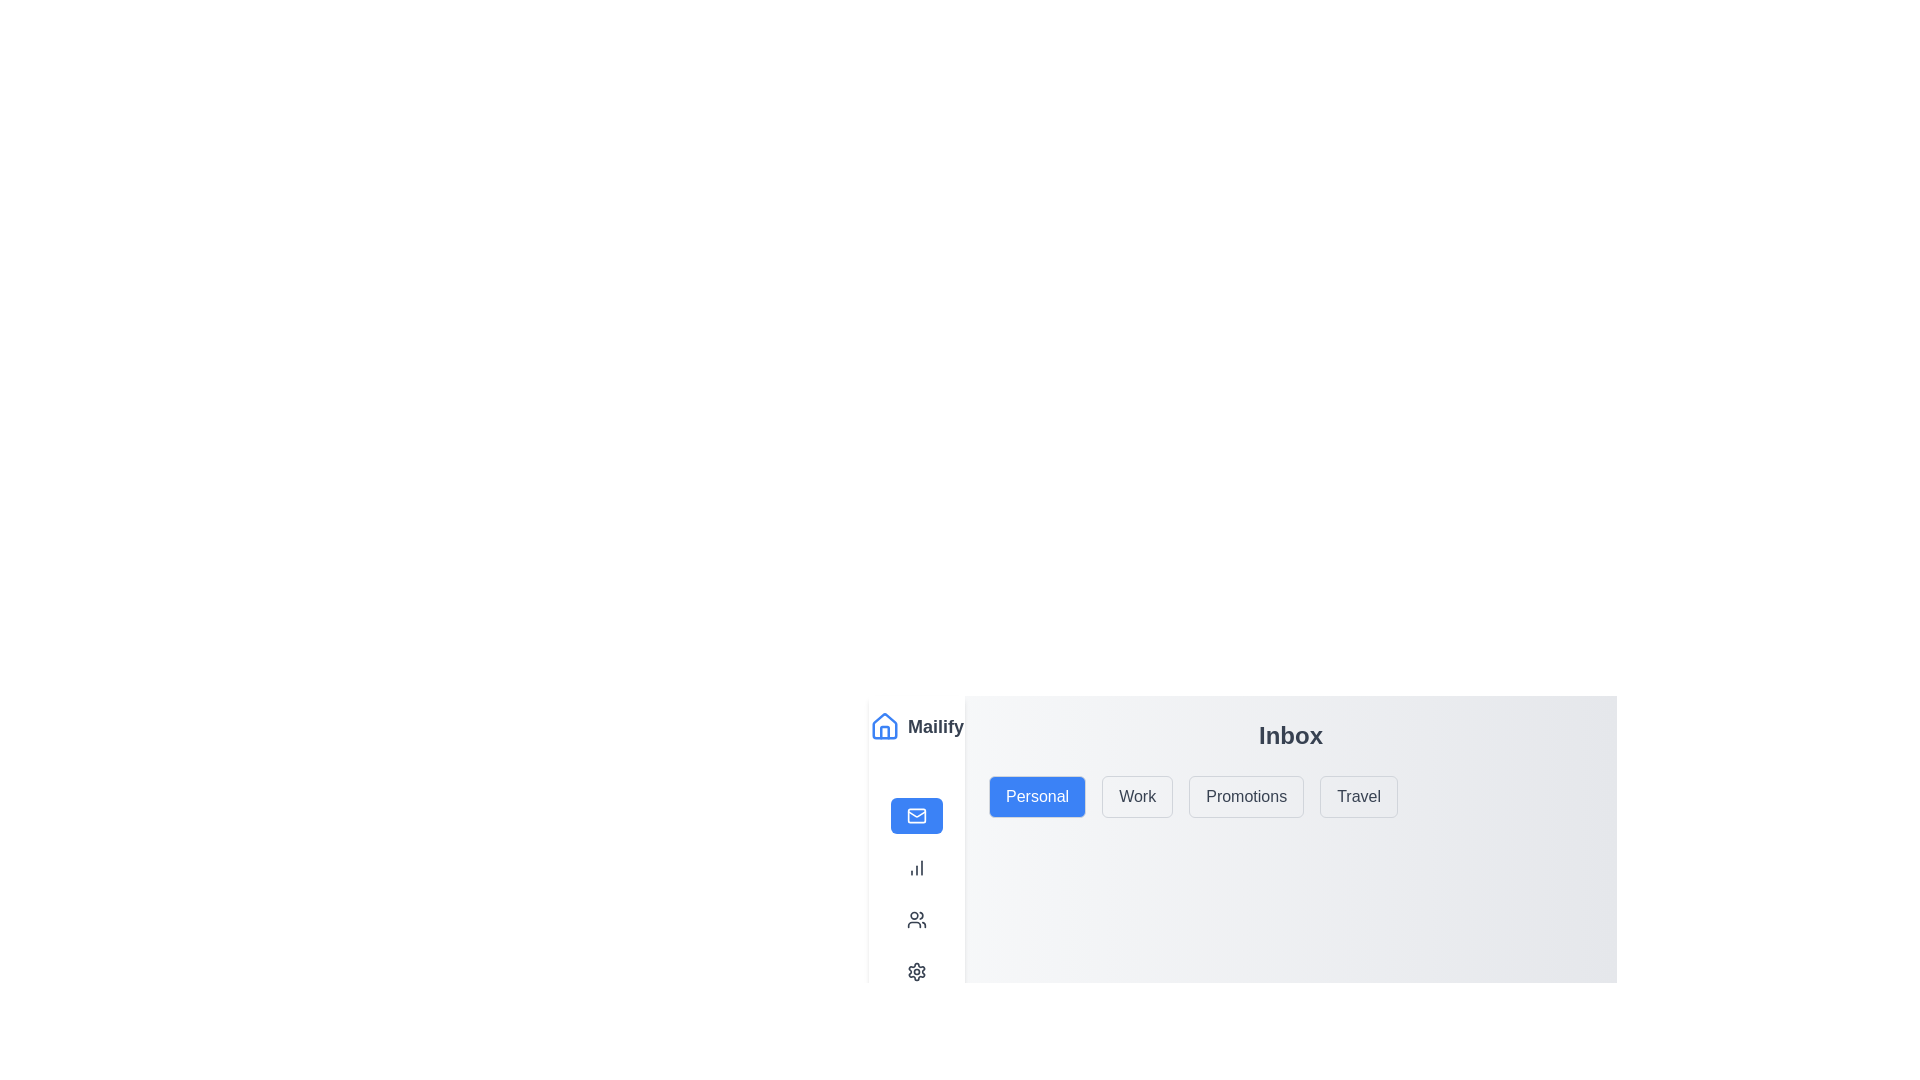 Image resolution: width=1920 pixels, height=1080 pixels. I want to click on the navigation button with a blue background and white envelope icon, so click(915, 816).